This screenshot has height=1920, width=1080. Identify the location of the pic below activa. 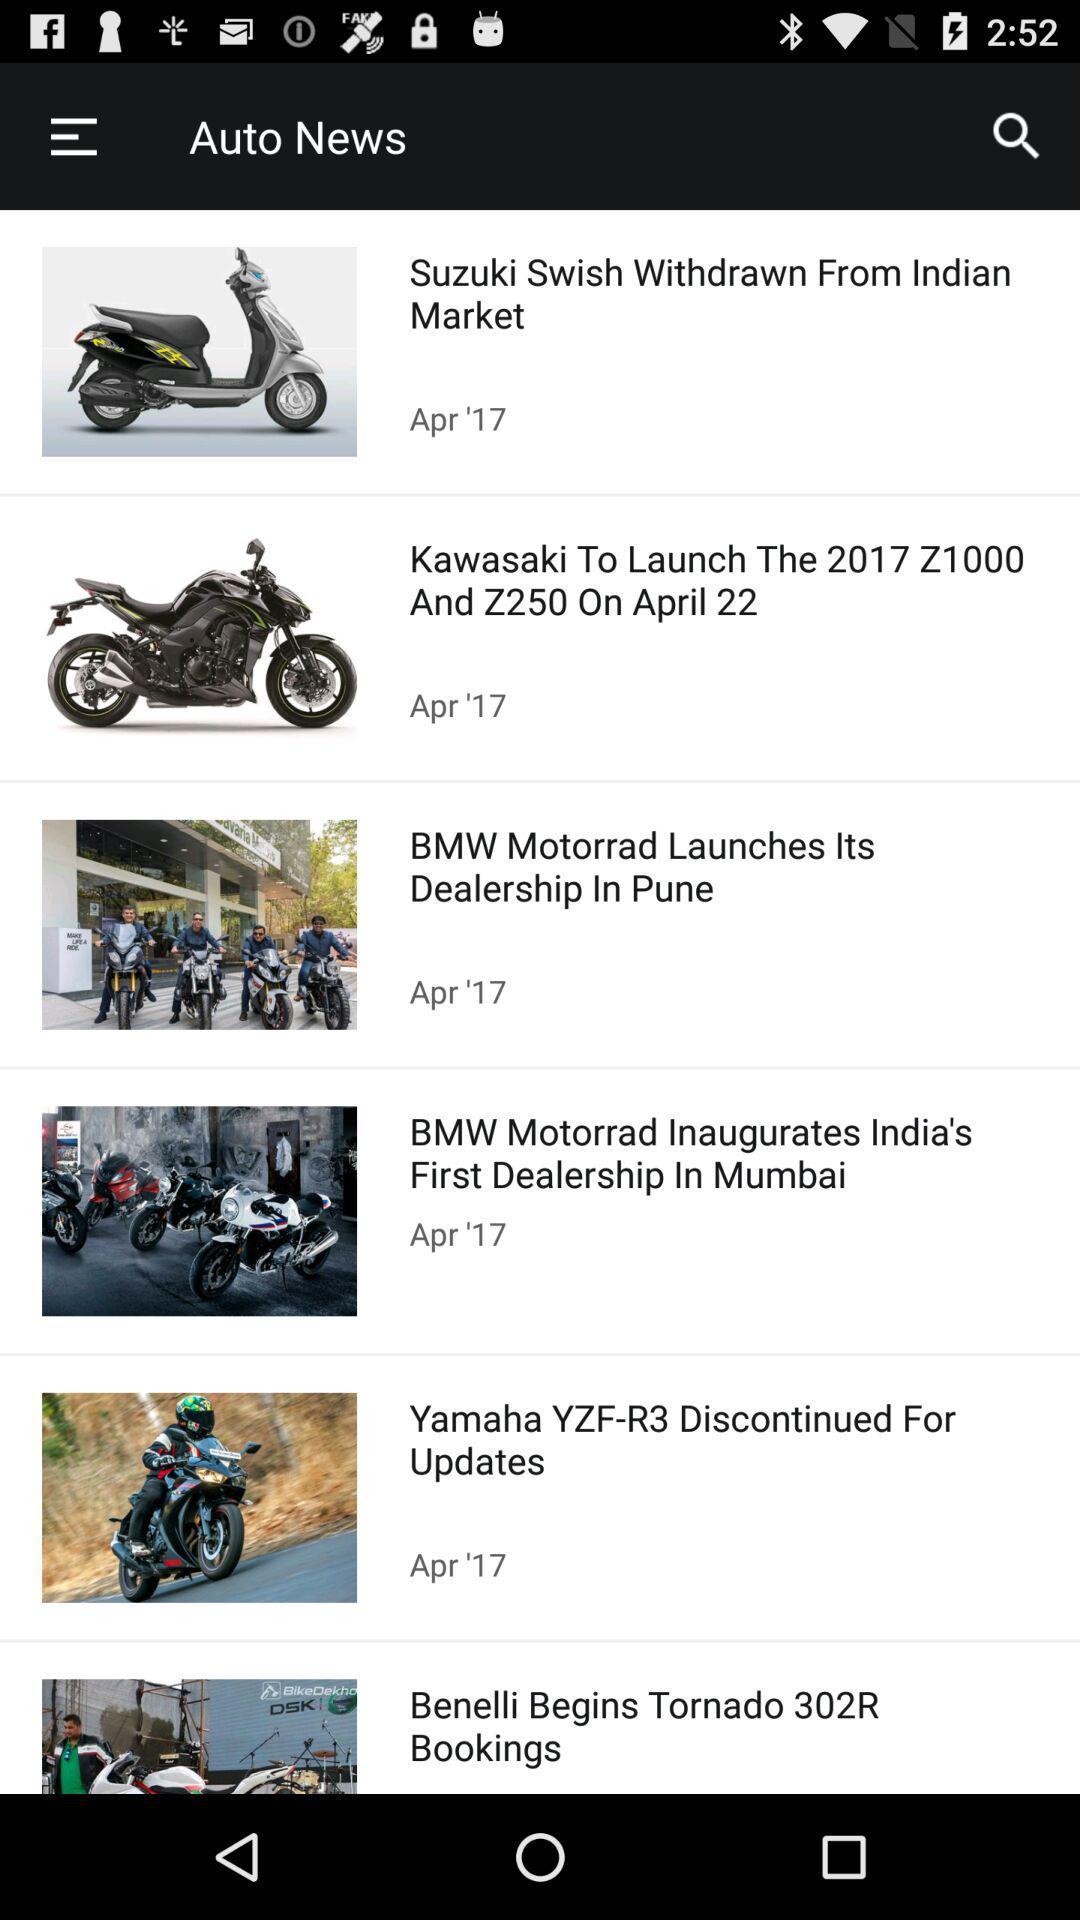
(199, 637).